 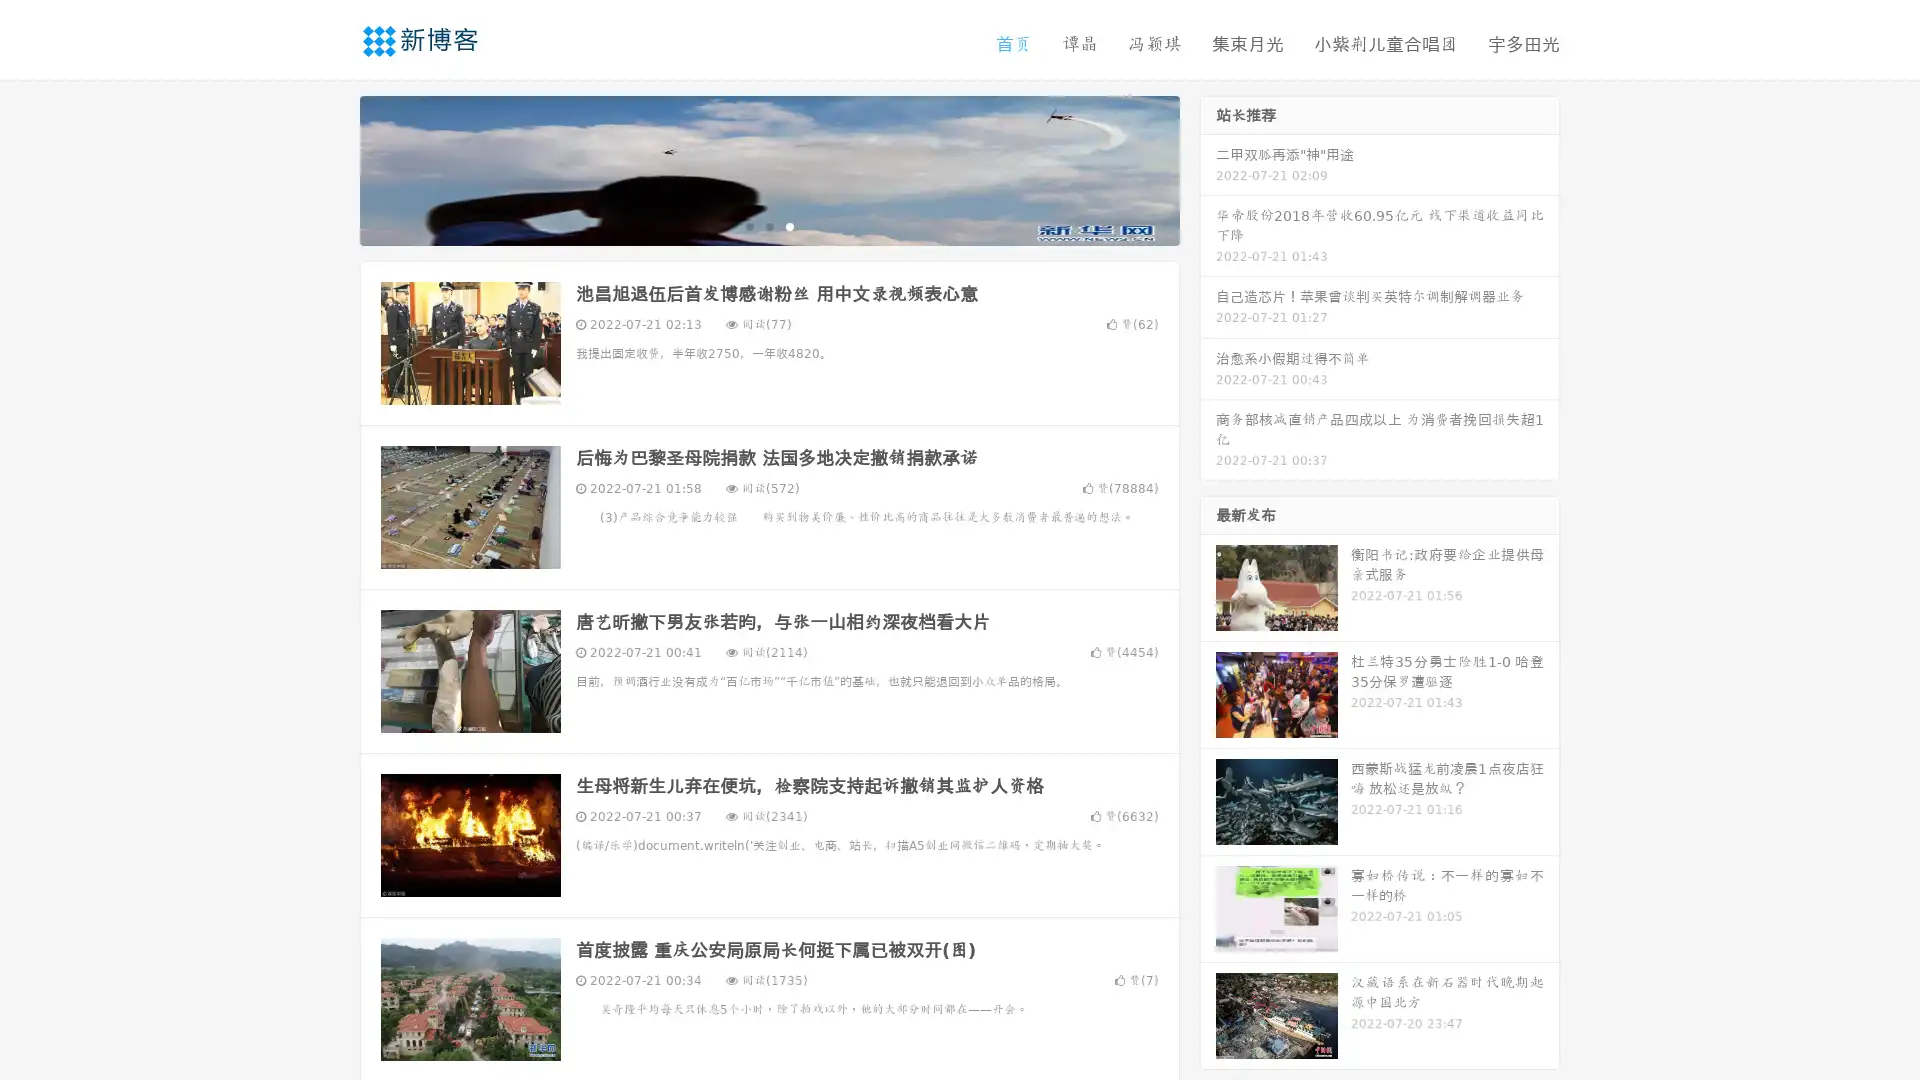 I want to click on Go to slide 2, so click(x=768, y=225).